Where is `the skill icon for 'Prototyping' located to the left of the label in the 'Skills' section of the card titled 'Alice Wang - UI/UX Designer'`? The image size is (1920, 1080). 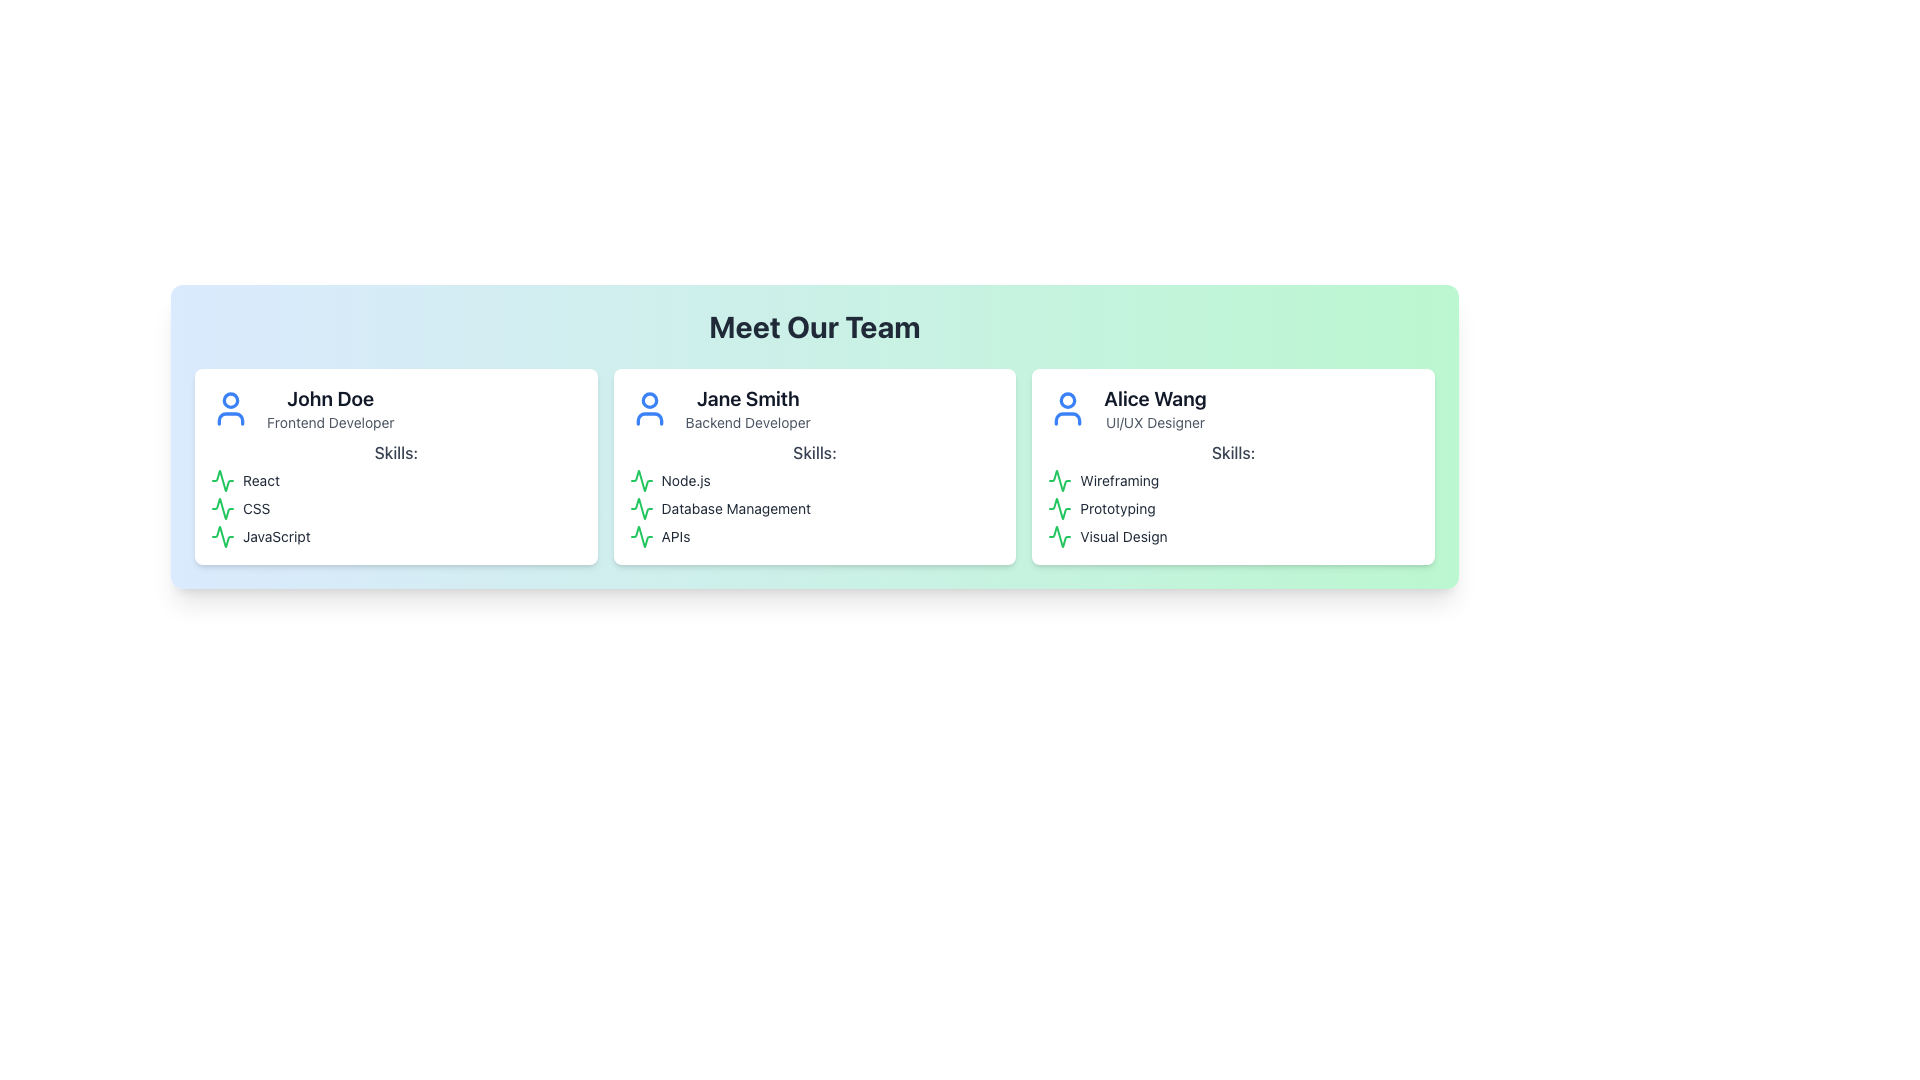
the skill icon for 'Prototyping' located to the left of the label in the 'Skills' section of the card titled 'Alice Wang - UI/UX Designer' is located at coordinates (1059, 508).